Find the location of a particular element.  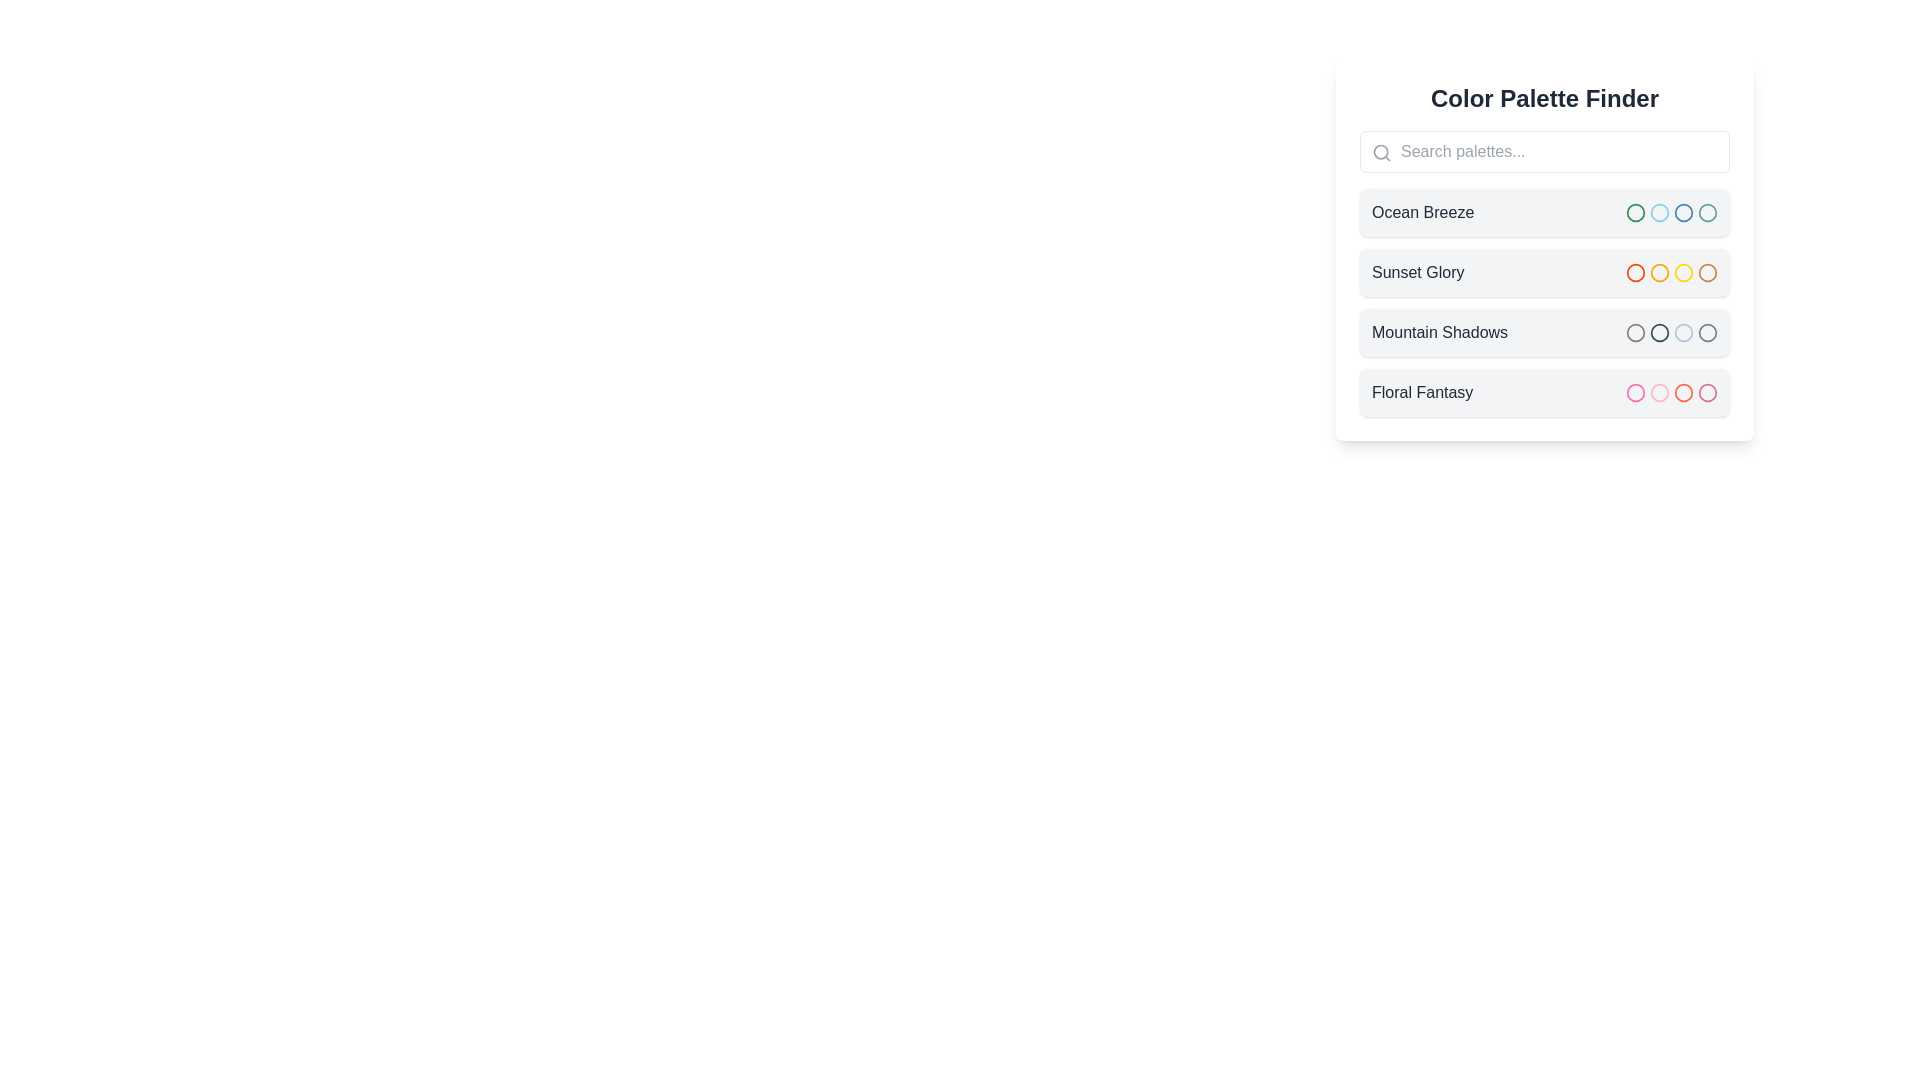

the circular lens of the magnifying glass icon located to the left of the 'Search palettes...' input box in the 'Color Palette Finder' section is located at coordinates (1380, 151).